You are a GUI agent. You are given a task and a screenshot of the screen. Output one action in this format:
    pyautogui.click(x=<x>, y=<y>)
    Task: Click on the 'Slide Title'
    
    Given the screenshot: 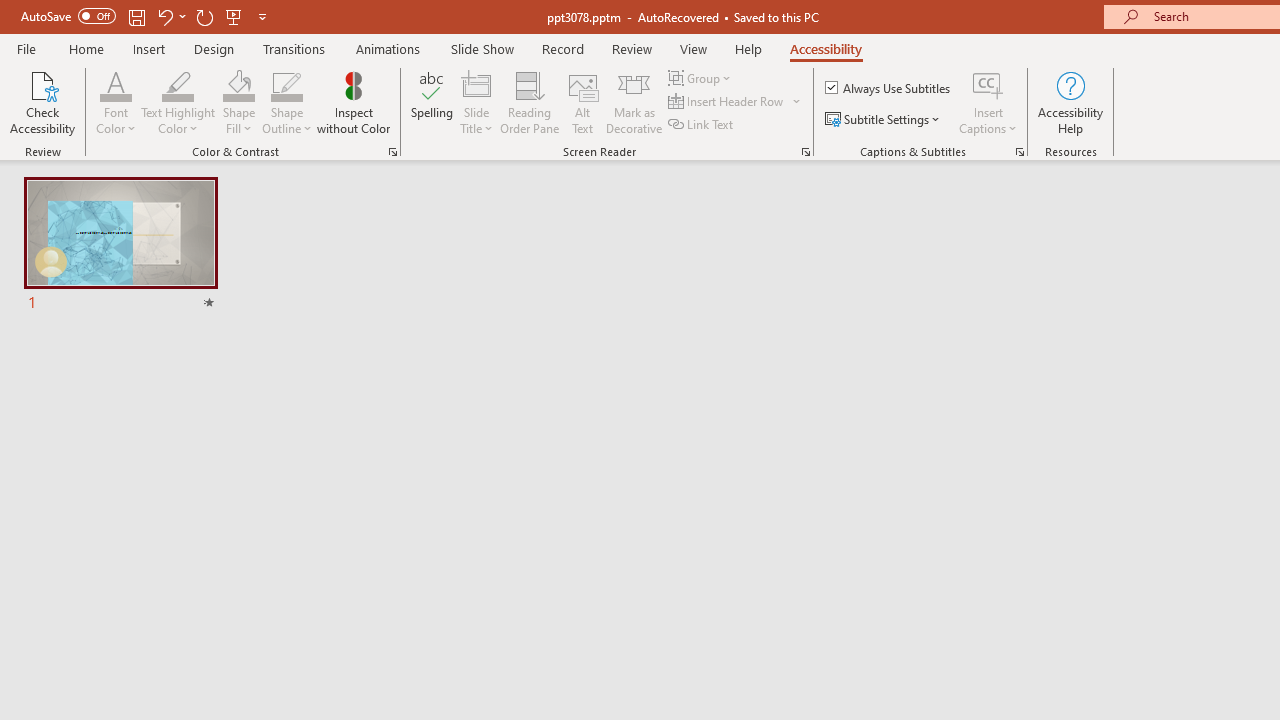 What is the action you would take?
    pyautogui.click(x=475, y=84)
    